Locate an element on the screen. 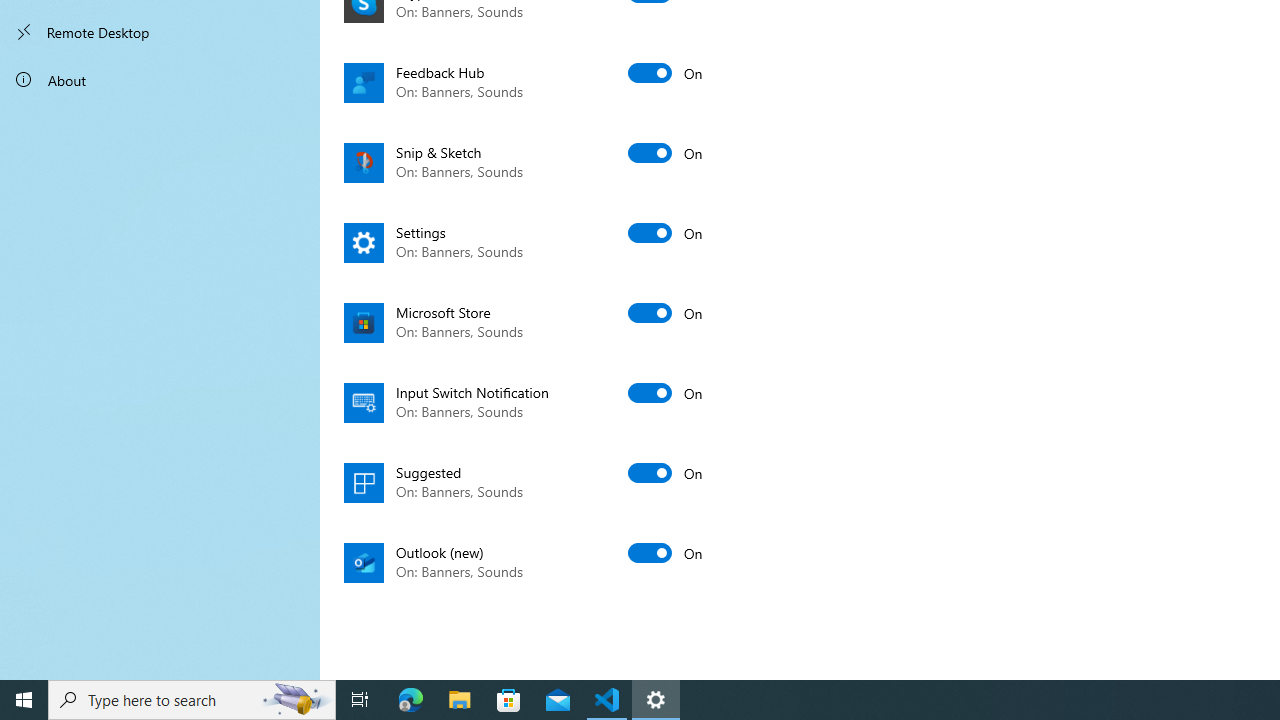 The image size is (1280, 720). 'Type here to search' is located at coordinates (192, 698).